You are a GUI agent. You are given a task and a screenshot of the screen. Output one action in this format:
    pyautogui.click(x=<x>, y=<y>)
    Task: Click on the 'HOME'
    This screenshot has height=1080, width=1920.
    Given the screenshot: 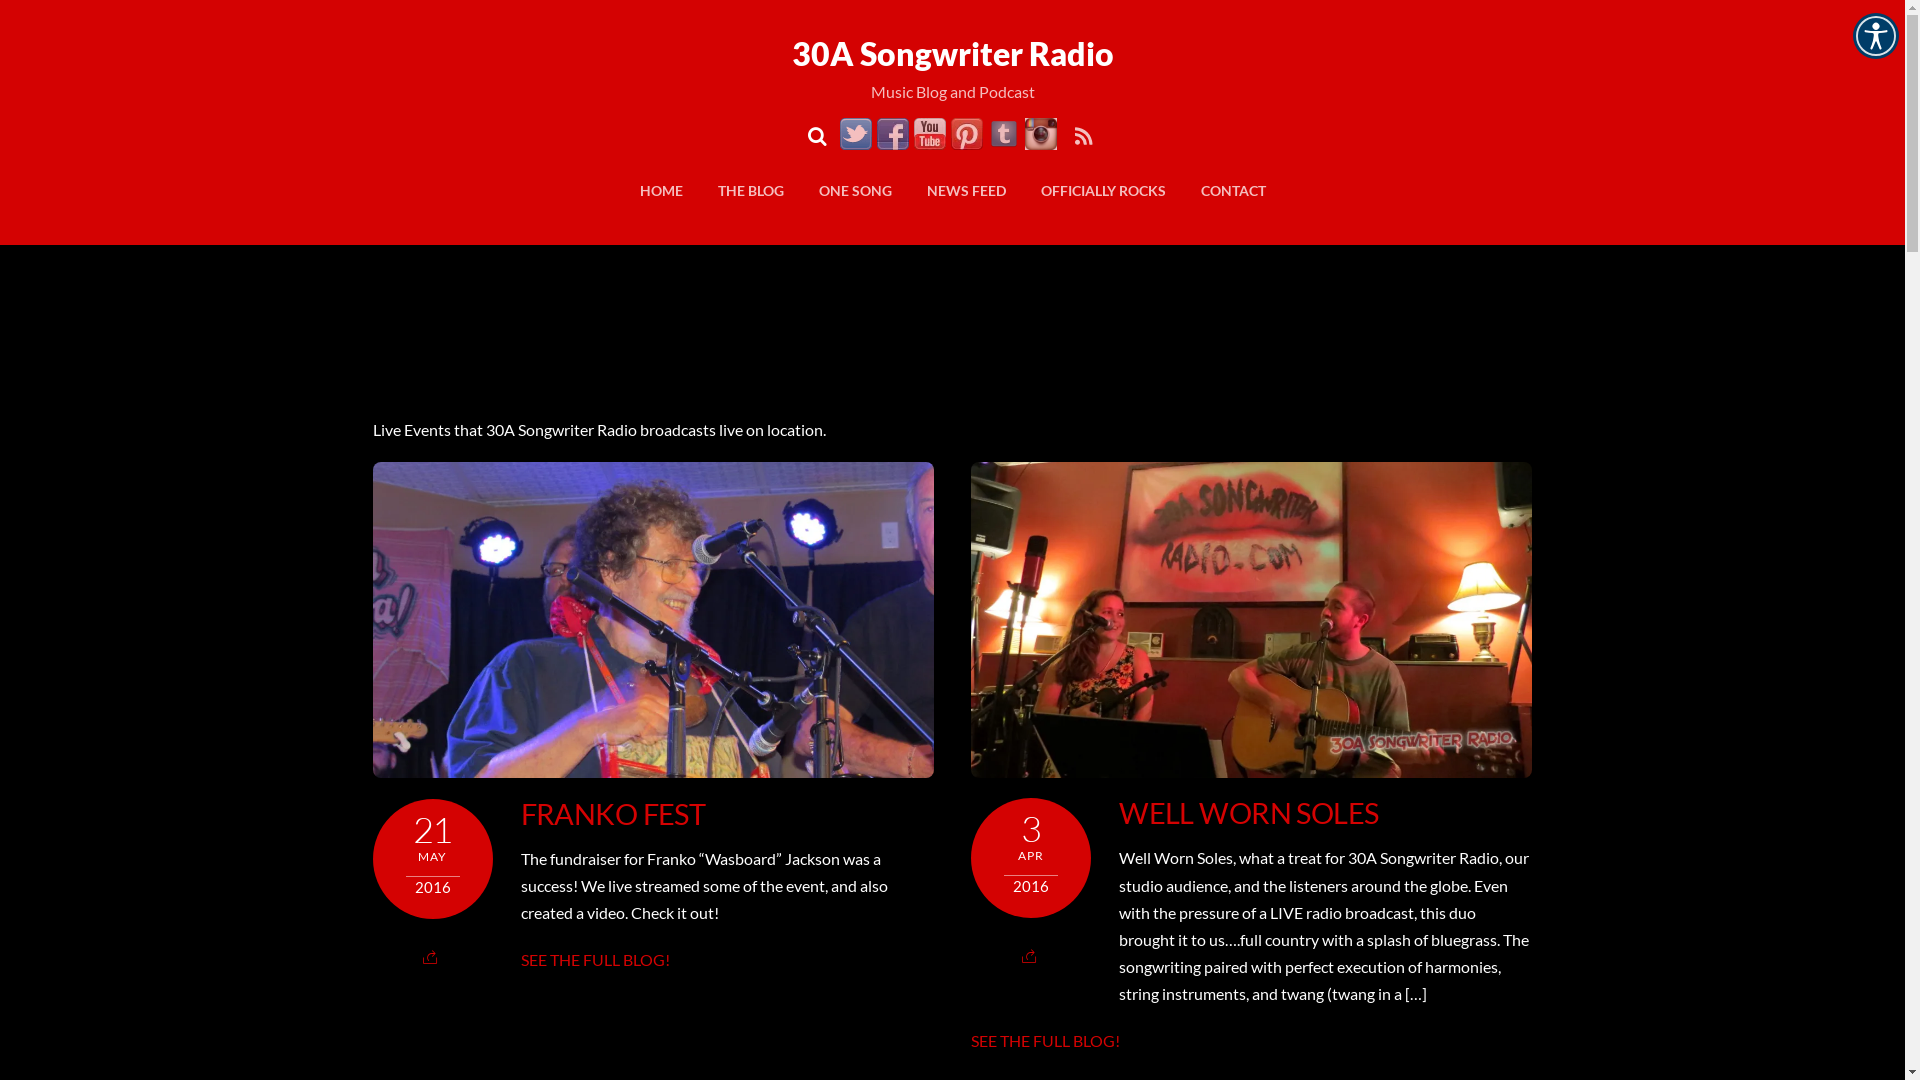 What is the action you would take?
    pyautogui.click(x=661, y=190)
    